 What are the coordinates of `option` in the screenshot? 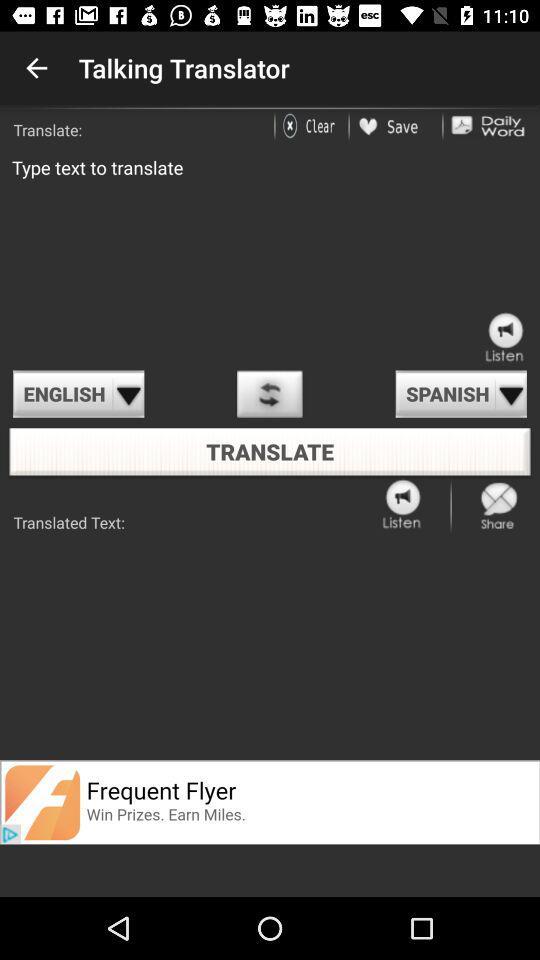 It's located at (269, 393).